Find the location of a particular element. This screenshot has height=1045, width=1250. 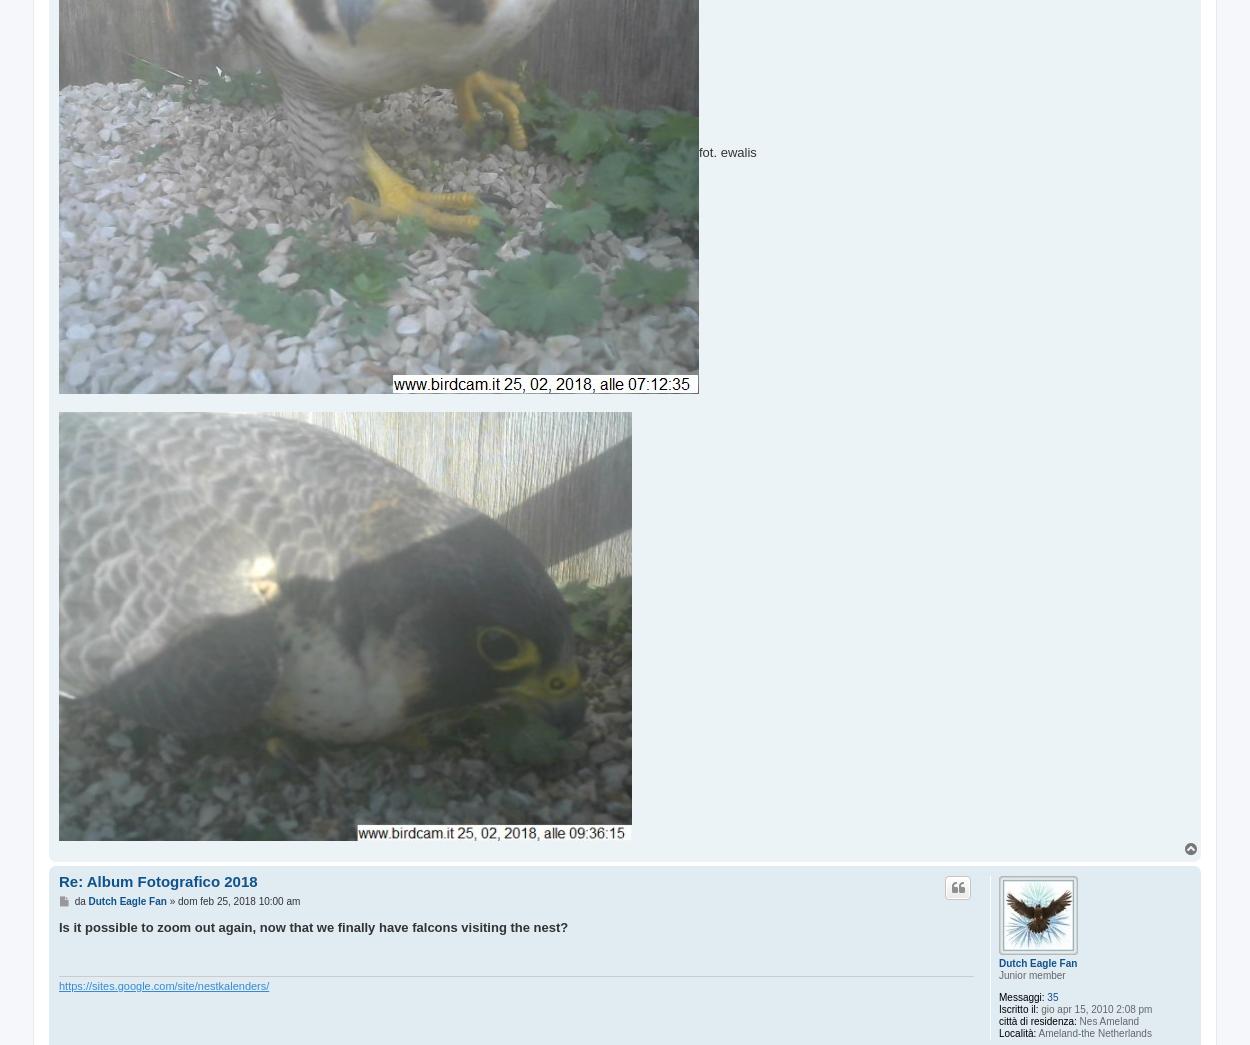

'Iscritto il:' is located at coordinates (998, 1009).